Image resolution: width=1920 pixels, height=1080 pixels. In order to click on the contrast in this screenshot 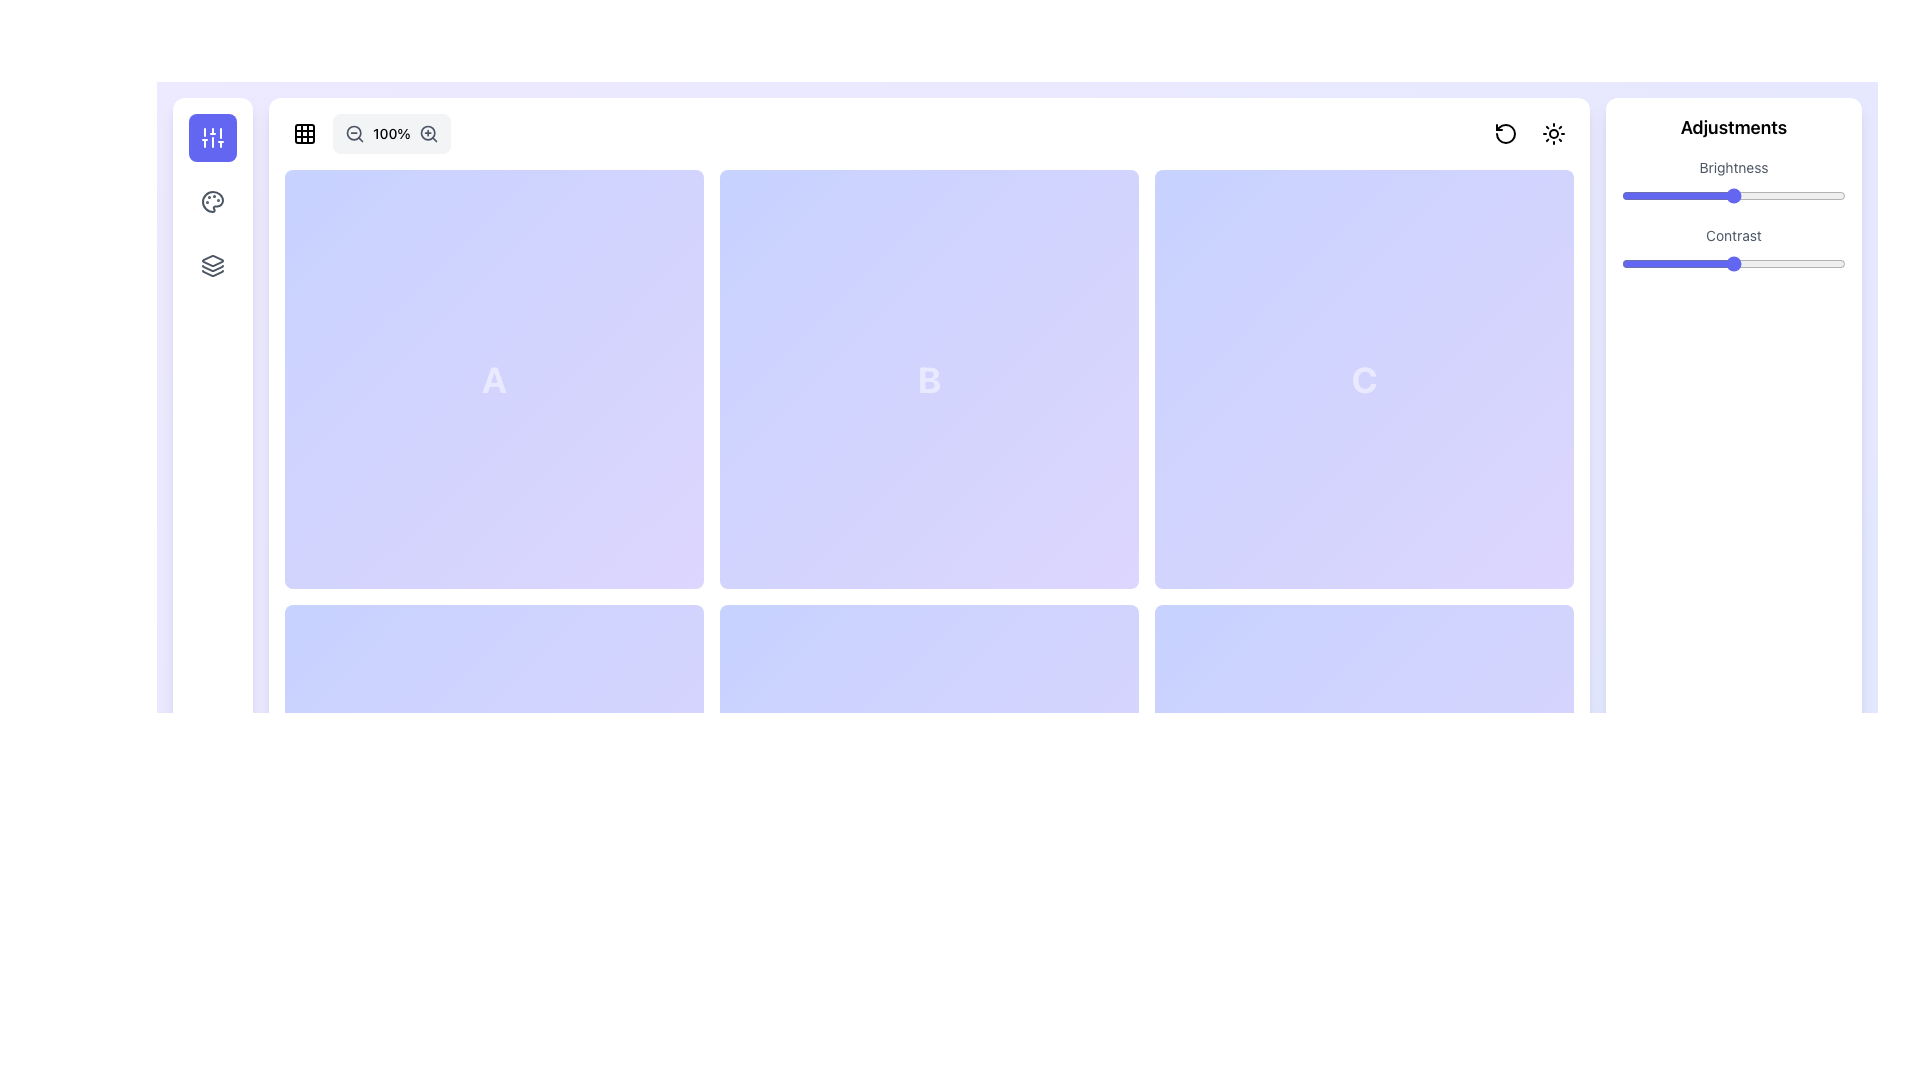, I will do `click(1814, 262)`.